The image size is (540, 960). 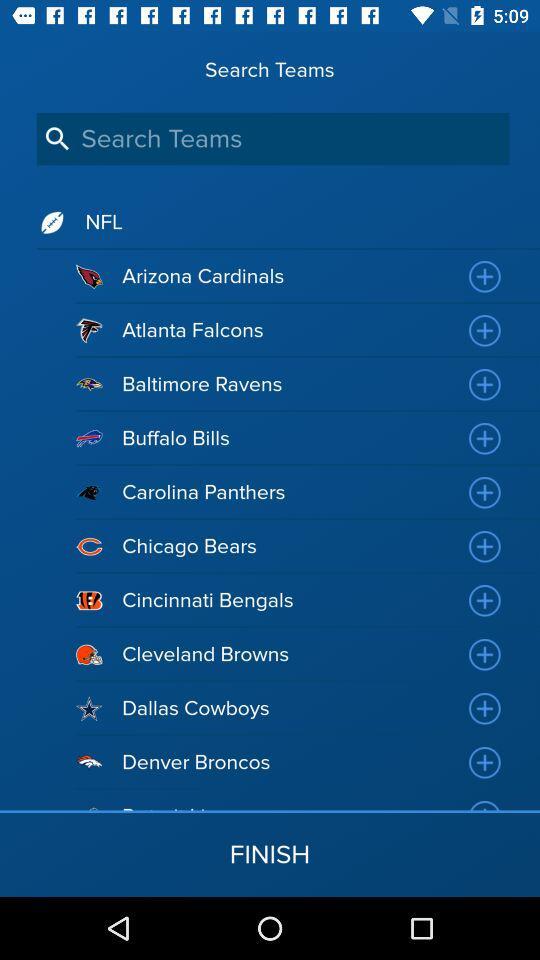 I want to click on this will let you search for which team you want to look at, so click(x=272, y=138).